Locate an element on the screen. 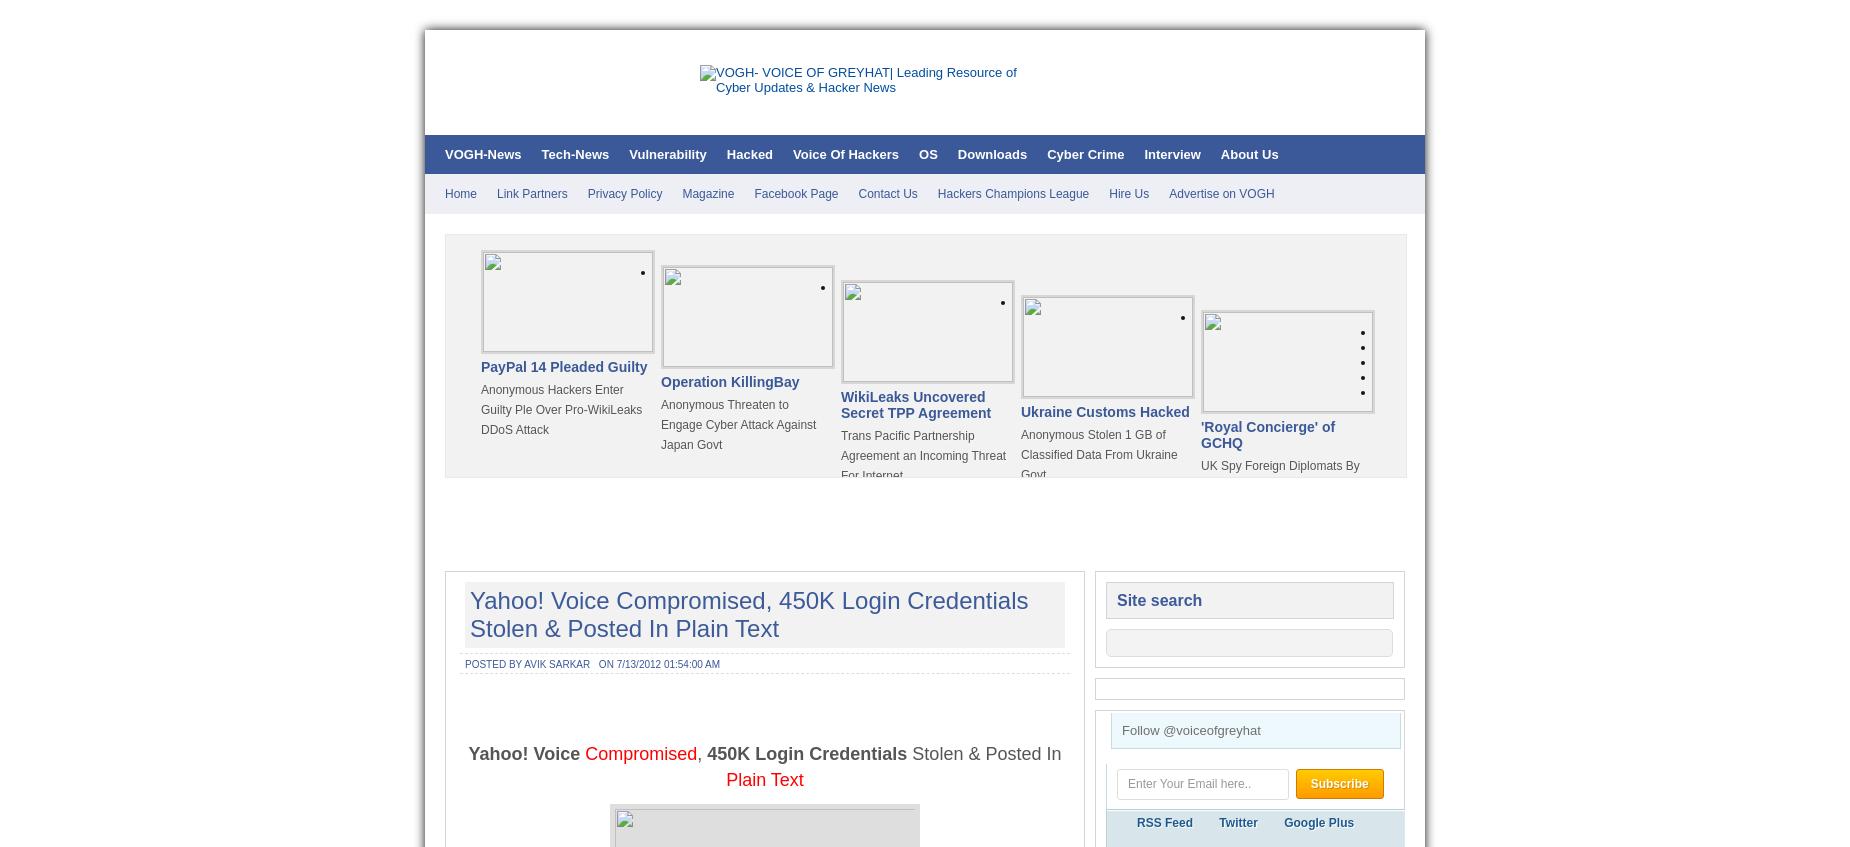 The height and width of the screenshot is (847, 1850). 'Follow @voiceofgreyhat' is located at coordinates (1190, 729).